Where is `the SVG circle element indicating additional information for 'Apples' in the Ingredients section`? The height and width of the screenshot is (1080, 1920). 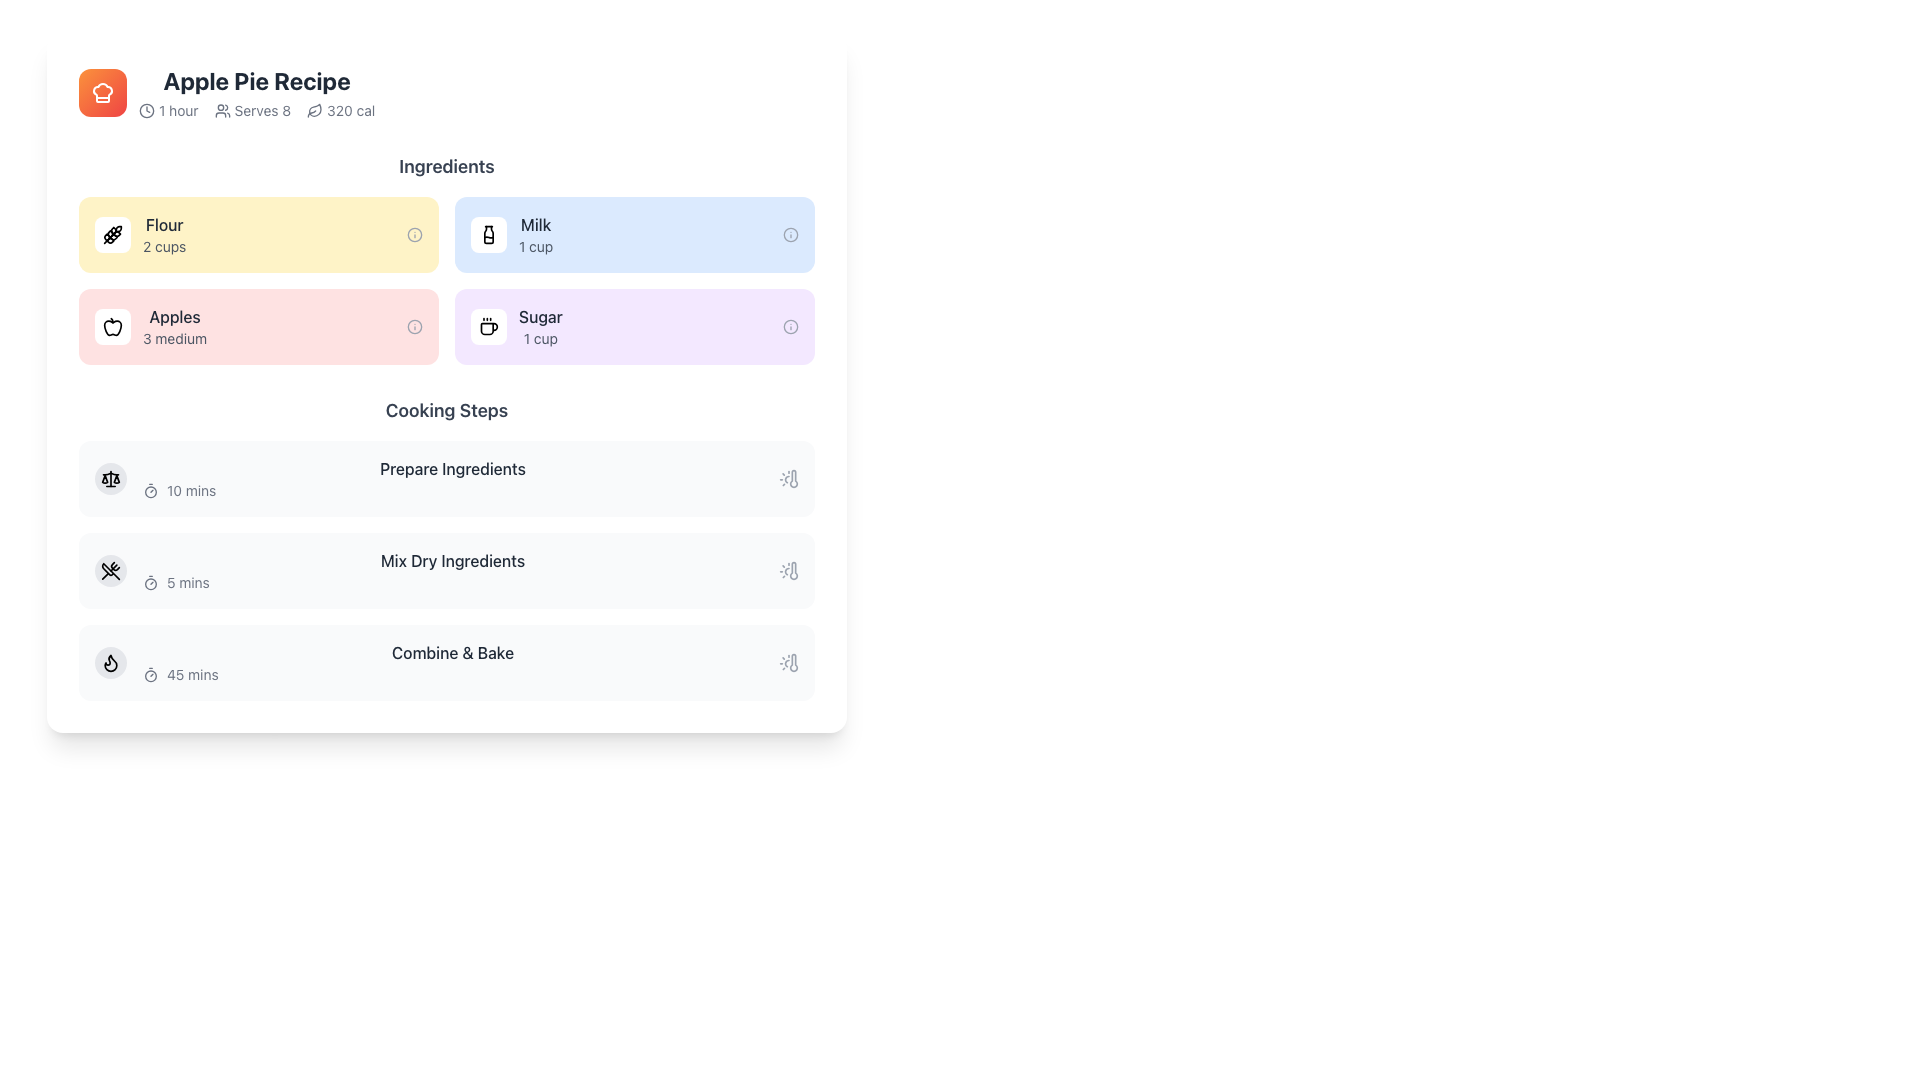
the SVG circle element indicating additional information for 'Apples' in the Ingredients section is located at coordinates (413, 326).